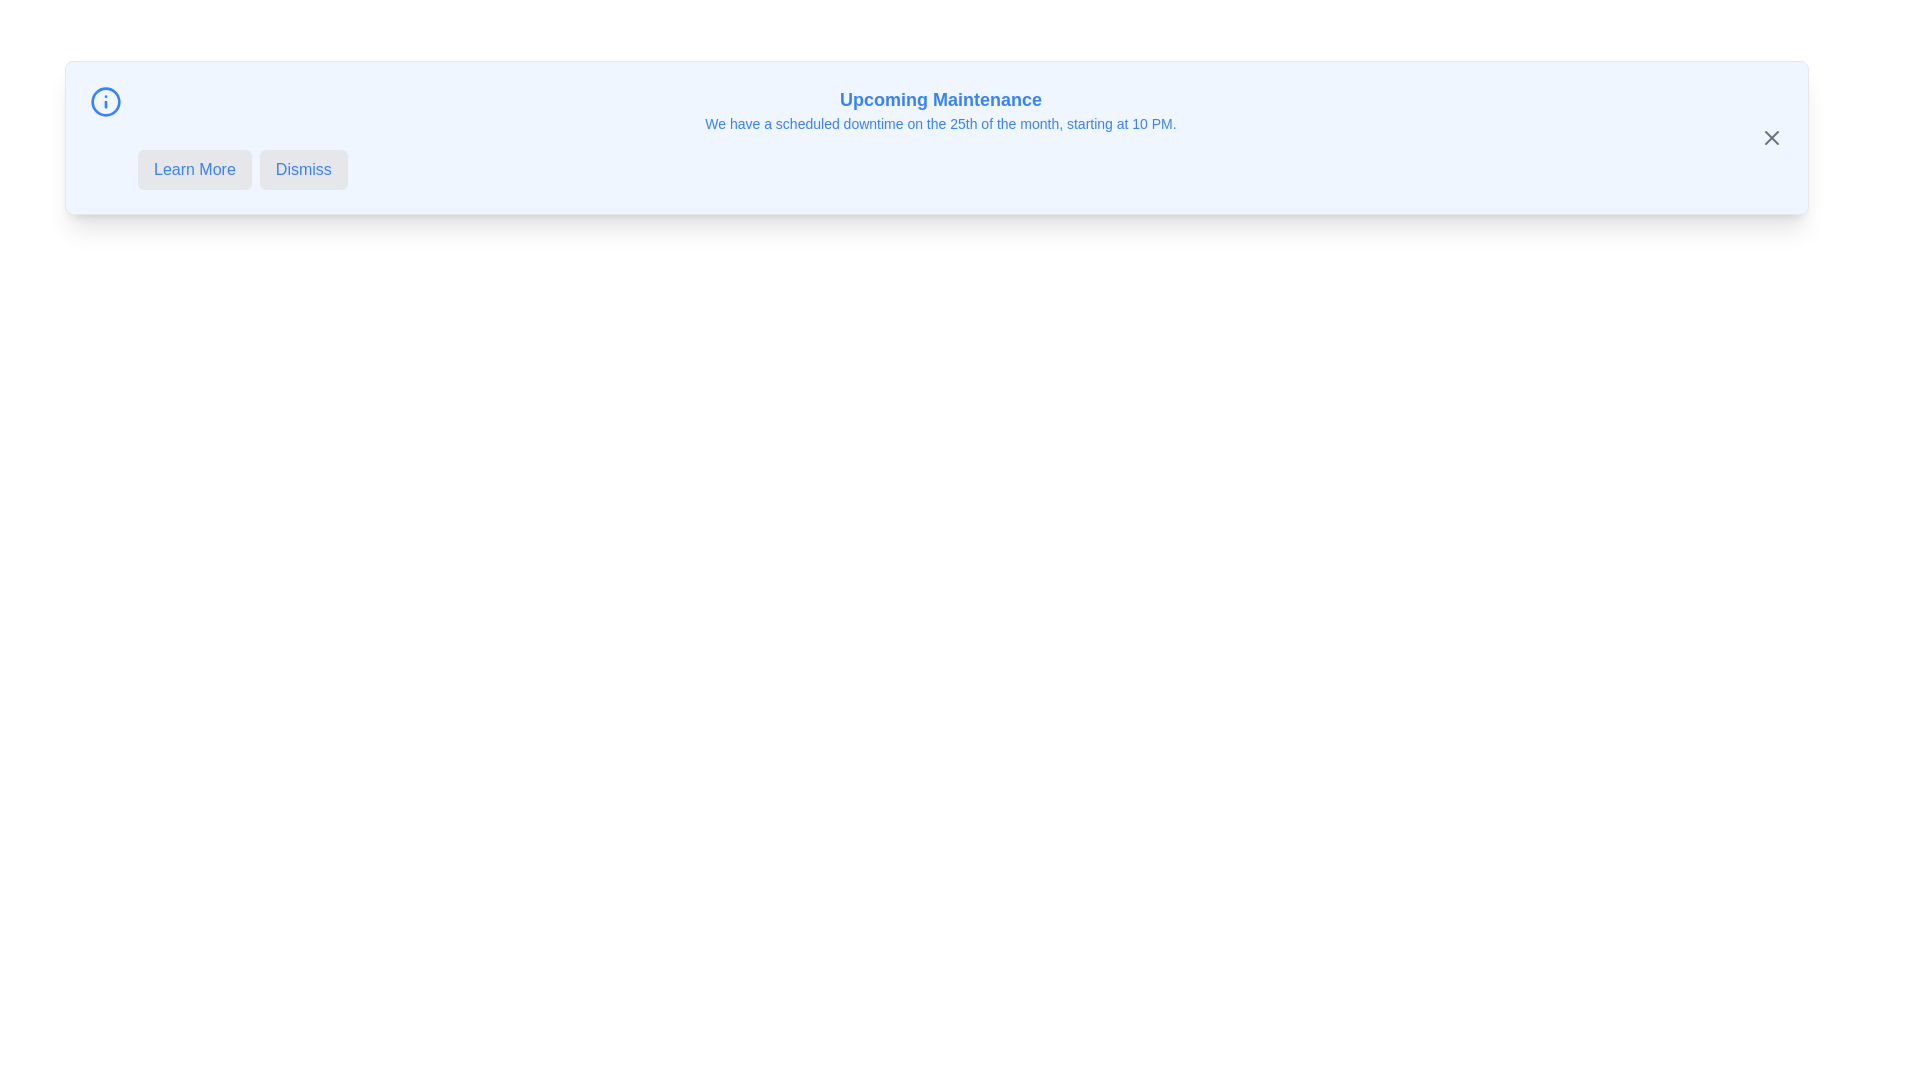  I want to click on the button located at the top-center of the interface, below the blue informational banner, so click(194, 168).